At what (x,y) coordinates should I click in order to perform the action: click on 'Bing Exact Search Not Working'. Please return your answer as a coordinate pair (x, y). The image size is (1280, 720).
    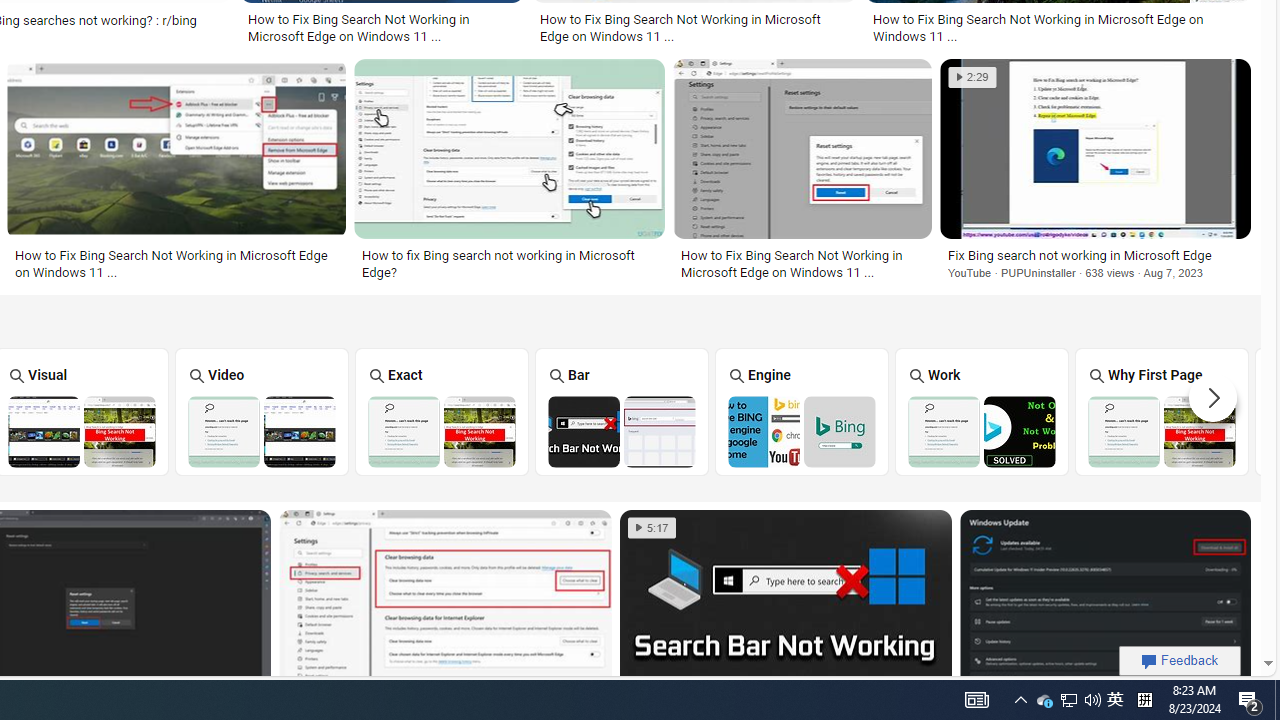
    Looking at the image, I should click on (440, 430).